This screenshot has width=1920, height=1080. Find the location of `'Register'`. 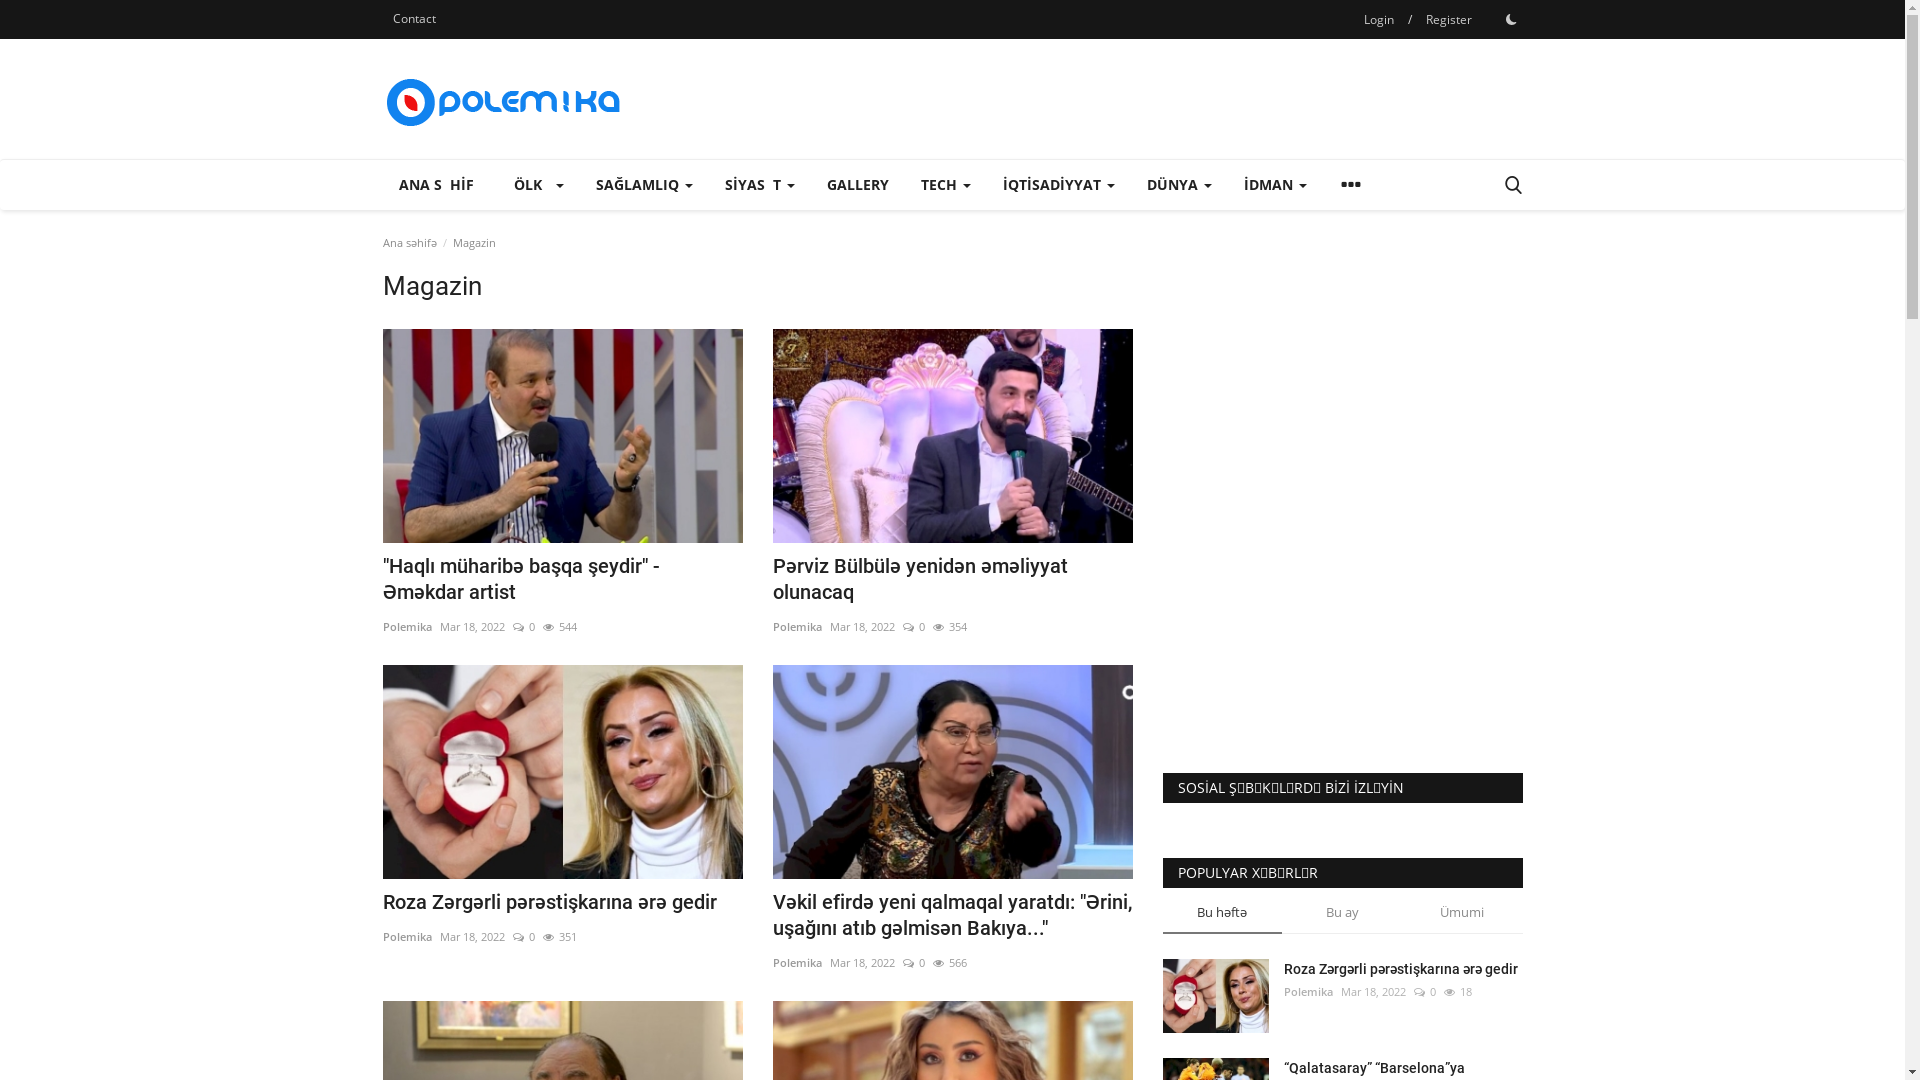

'Register' is located at coordinates (1415, 19).